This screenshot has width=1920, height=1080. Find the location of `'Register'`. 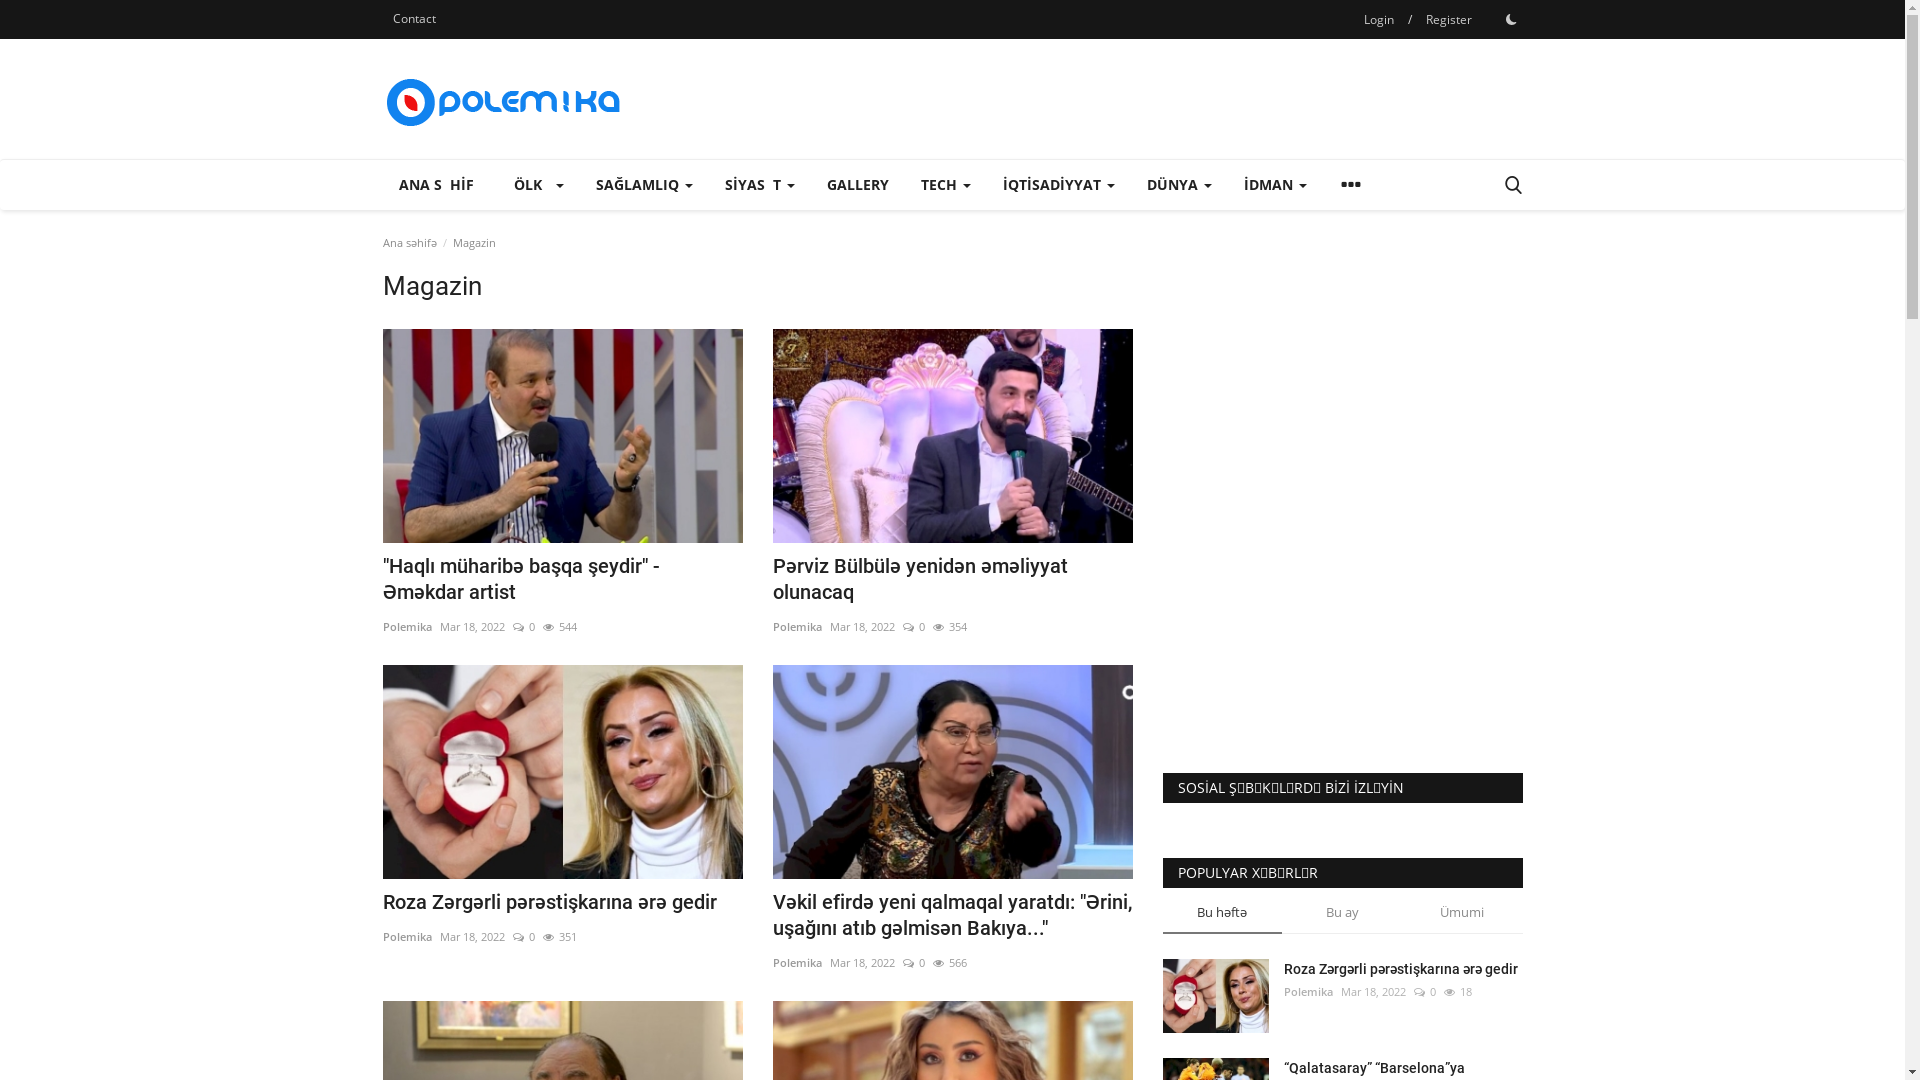

'Register' is located at coordinates (1415, 19).